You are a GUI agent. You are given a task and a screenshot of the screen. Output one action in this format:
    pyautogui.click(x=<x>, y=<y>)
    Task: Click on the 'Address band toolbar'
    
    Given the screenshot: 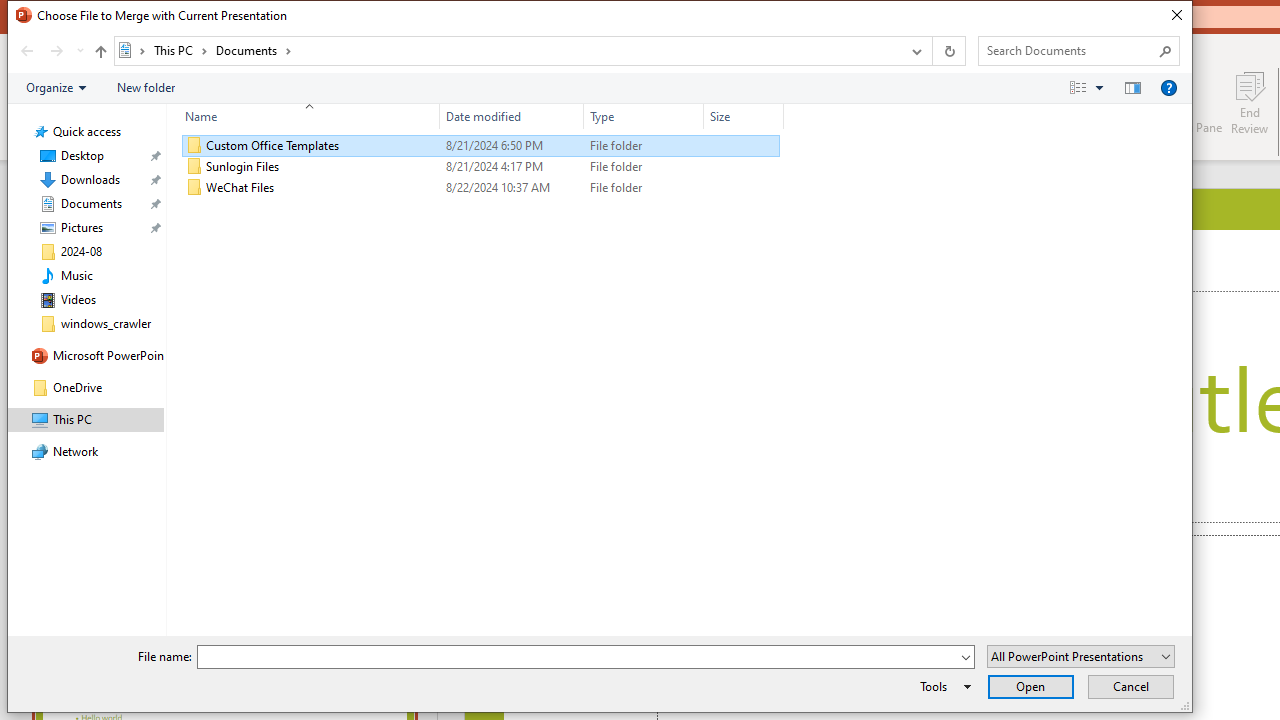 What is the action you would take?
    pyautogui.click(x=930, y=50)
    